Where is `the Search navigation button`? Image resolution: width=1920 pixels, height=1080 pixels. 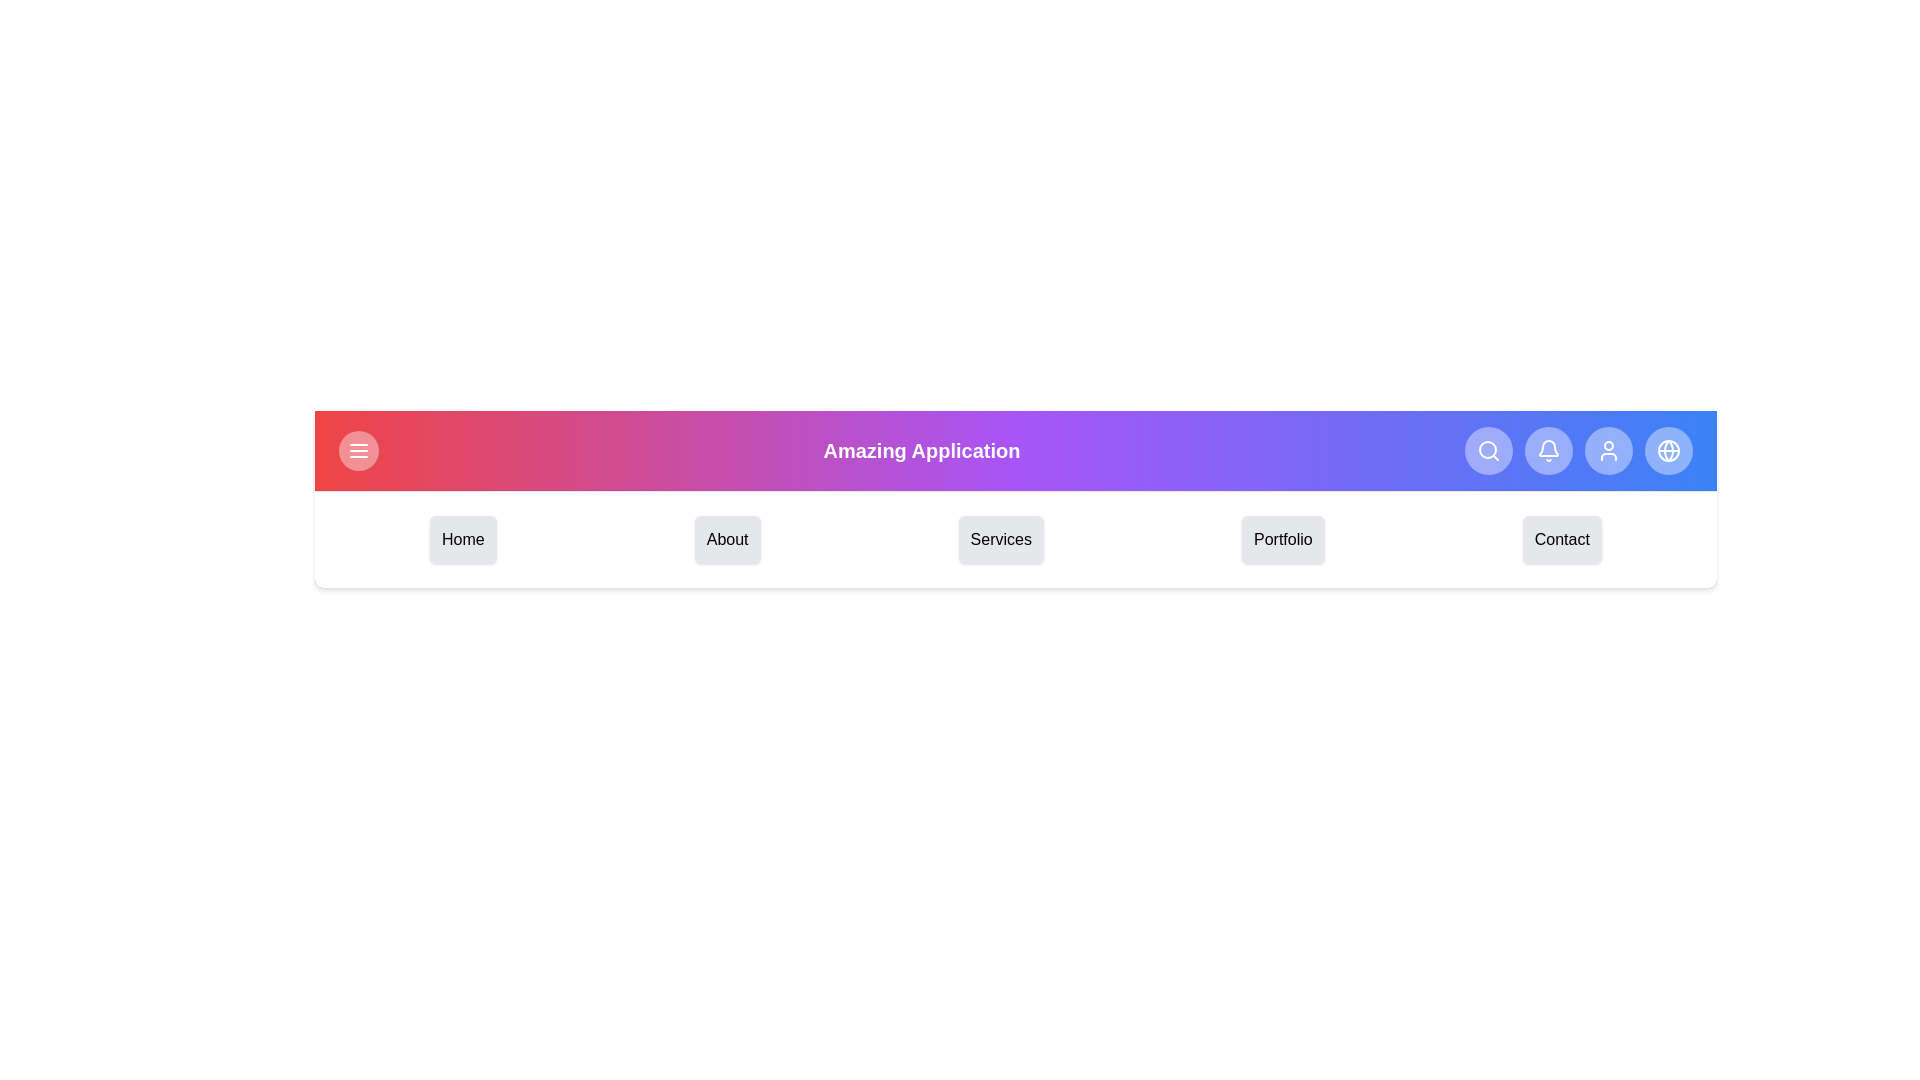 the Search navigation button is located at coordinates (1488, 451).